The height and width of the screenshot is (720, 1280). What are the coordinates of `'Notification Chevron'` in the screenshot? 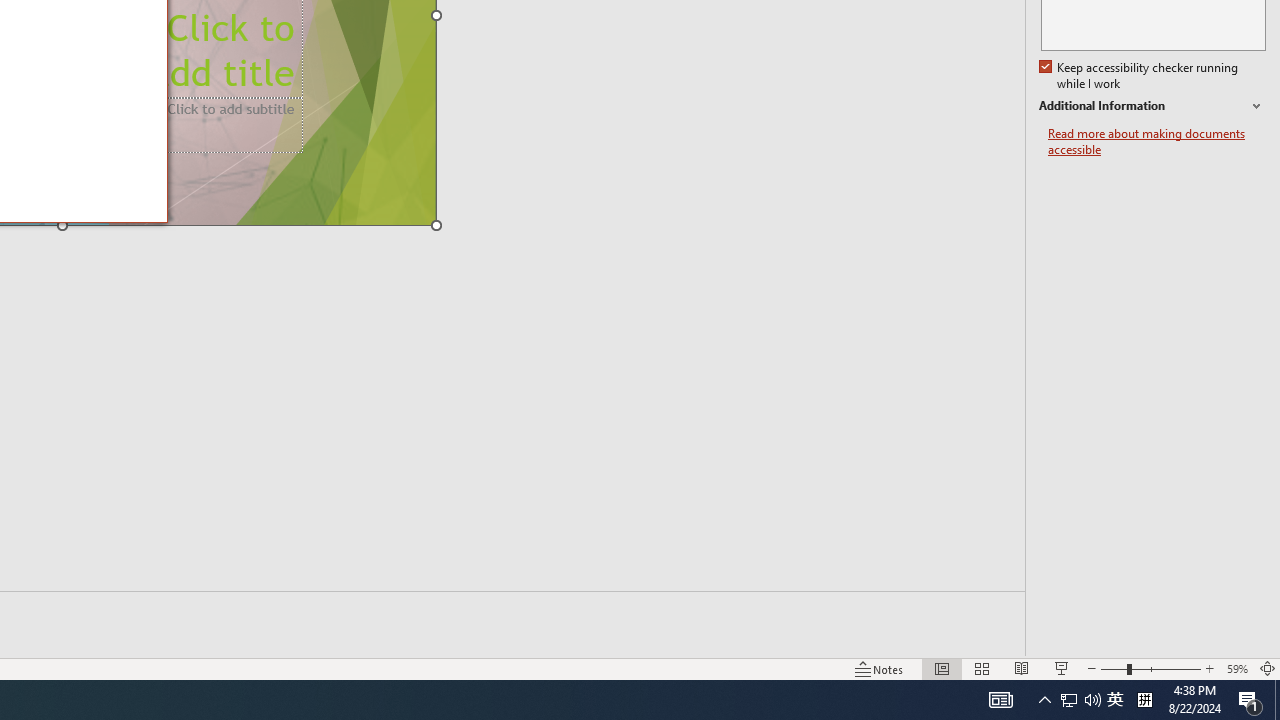 It's located at (1044, 698).